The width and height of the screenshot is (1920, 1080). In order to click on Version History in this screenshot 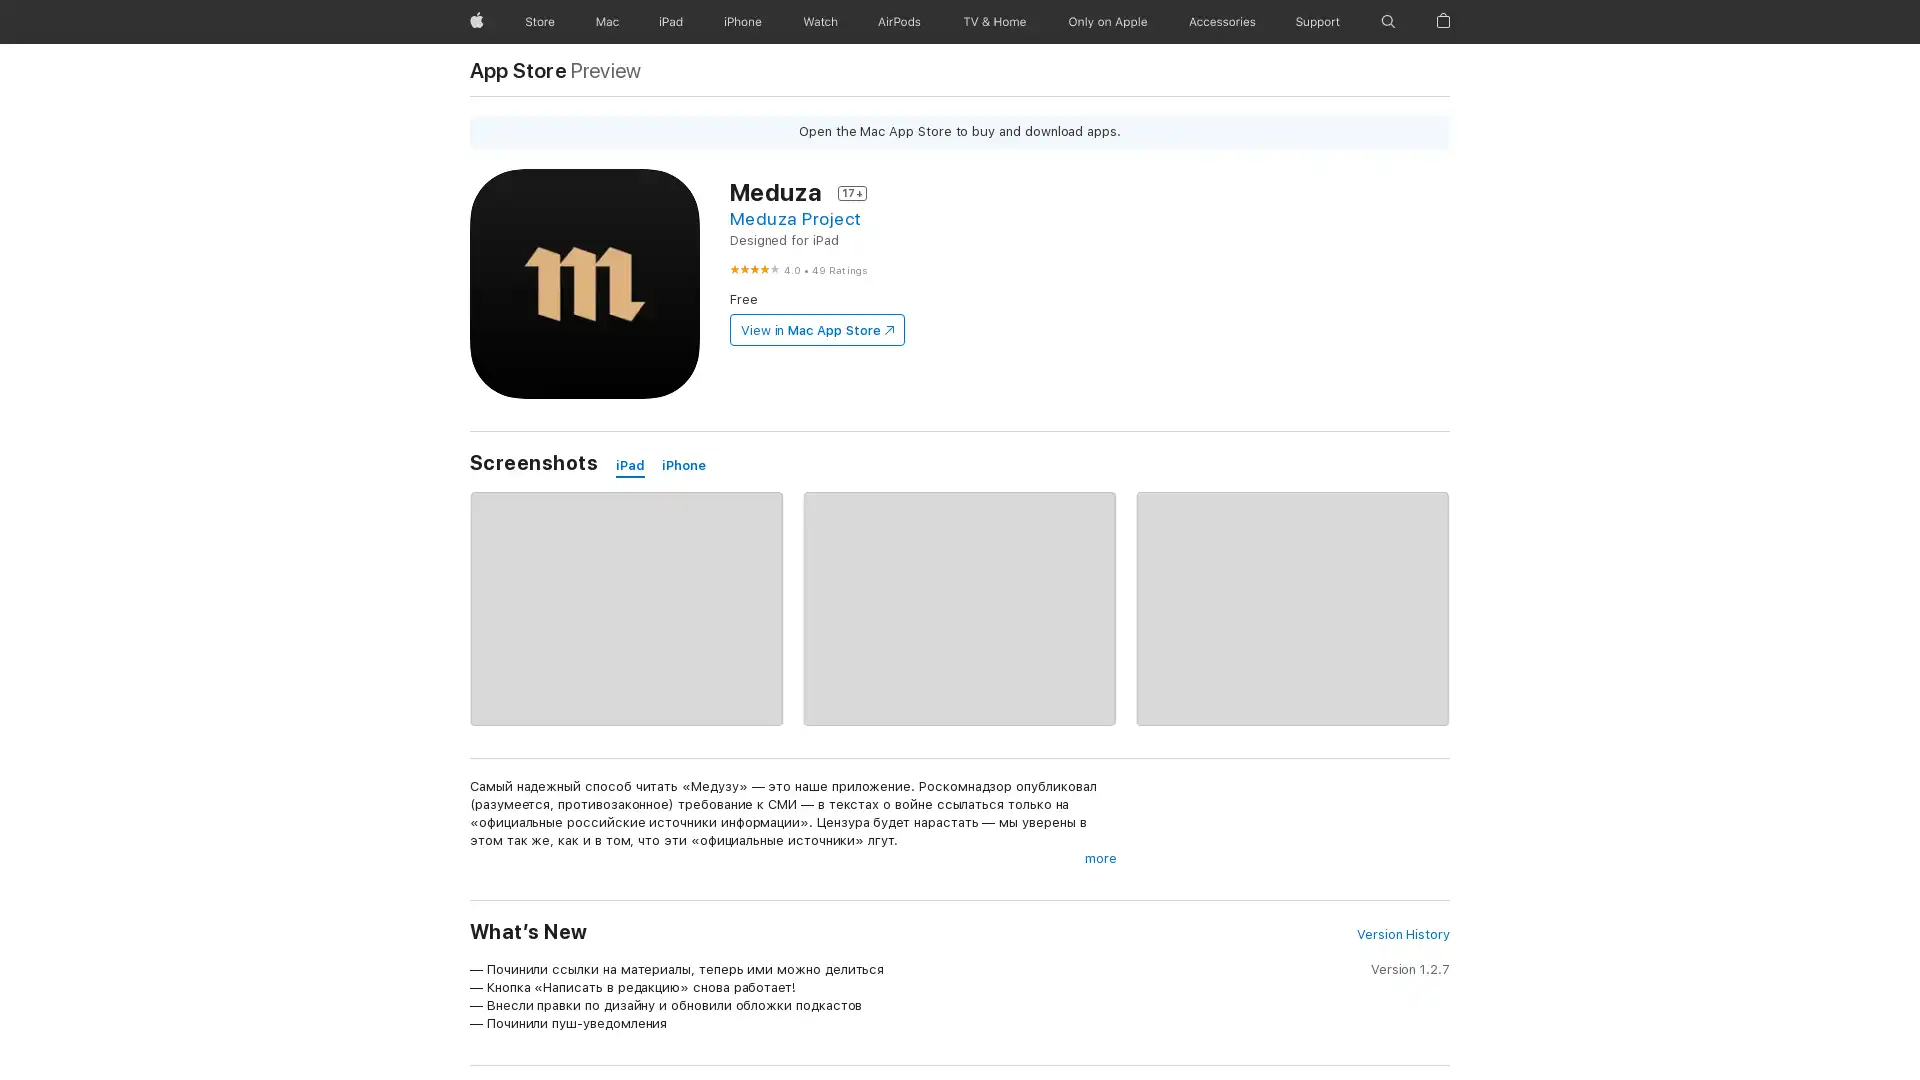, I will do `click(1401, 934)`.